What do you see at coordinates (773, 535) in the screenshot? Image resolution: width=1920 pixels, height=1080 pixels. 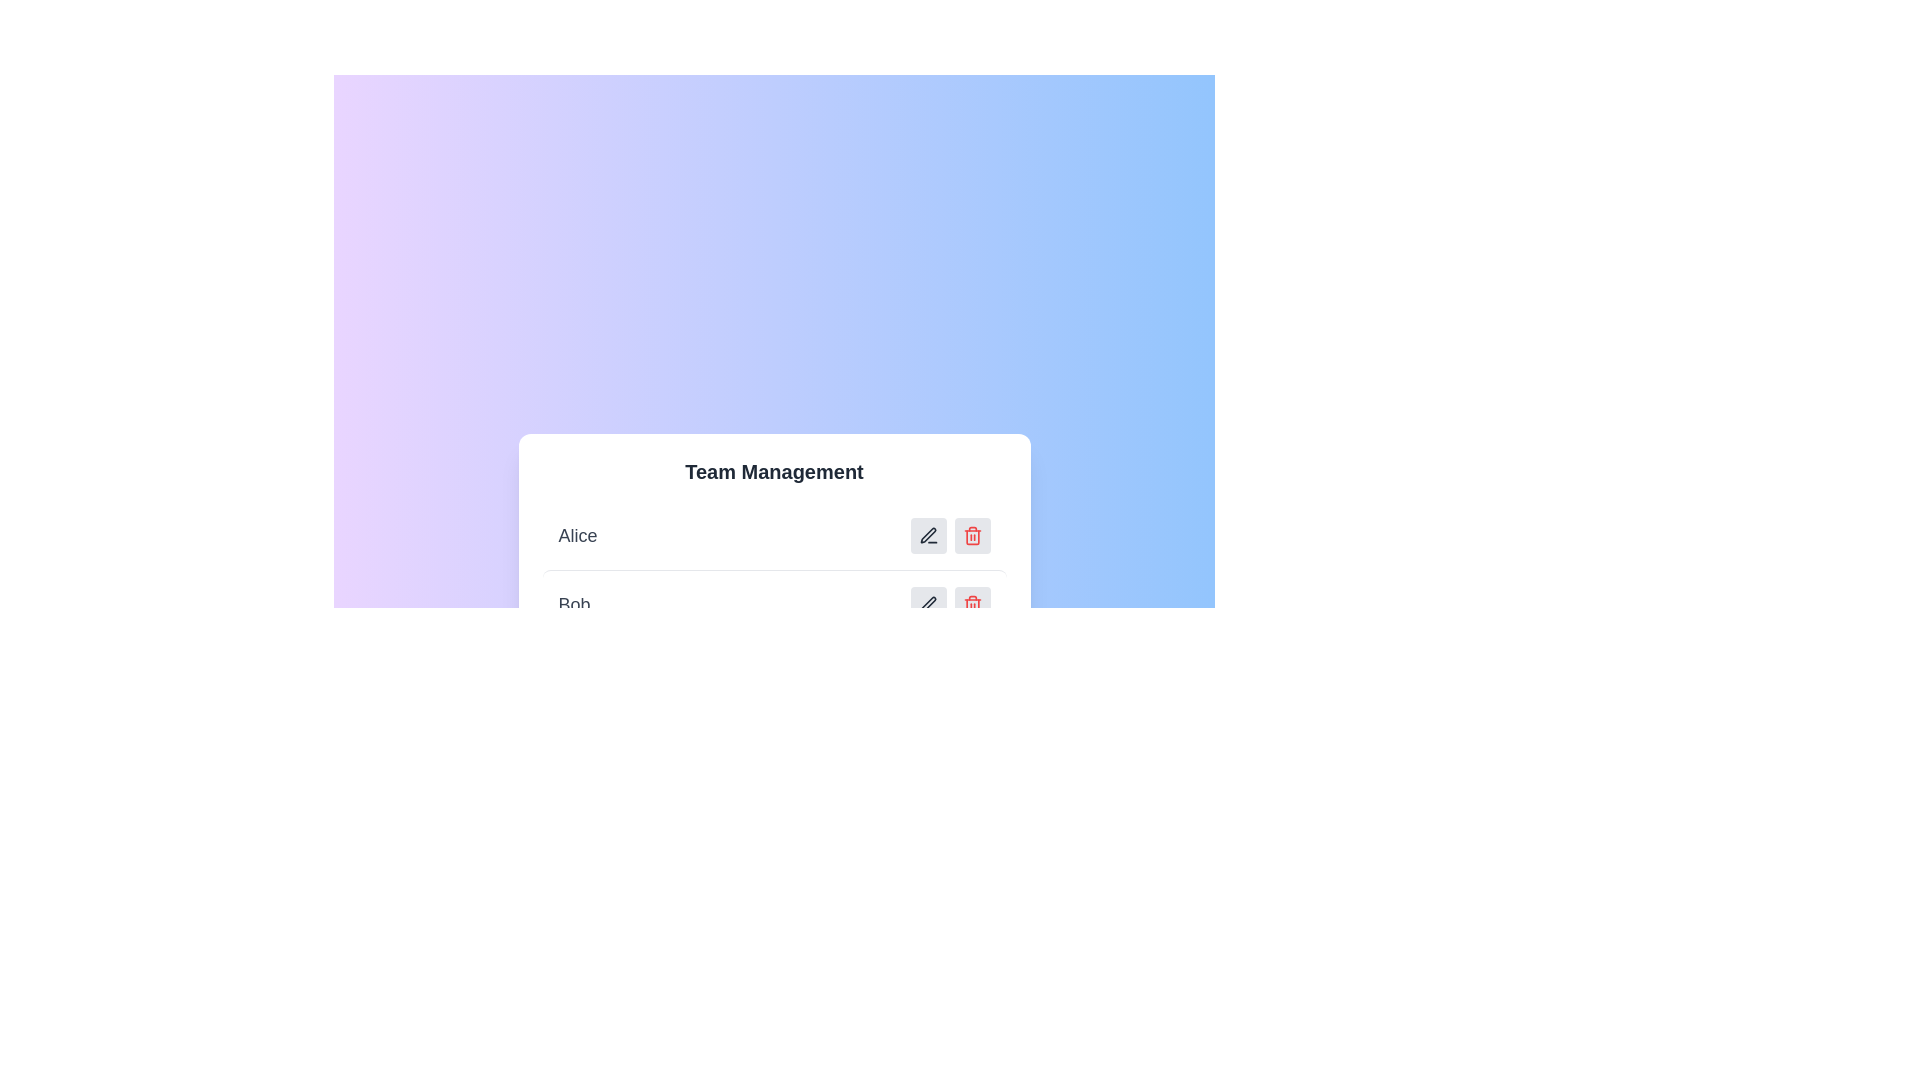 I see `the team member Alice from the list` at bounding box center [773, 535].